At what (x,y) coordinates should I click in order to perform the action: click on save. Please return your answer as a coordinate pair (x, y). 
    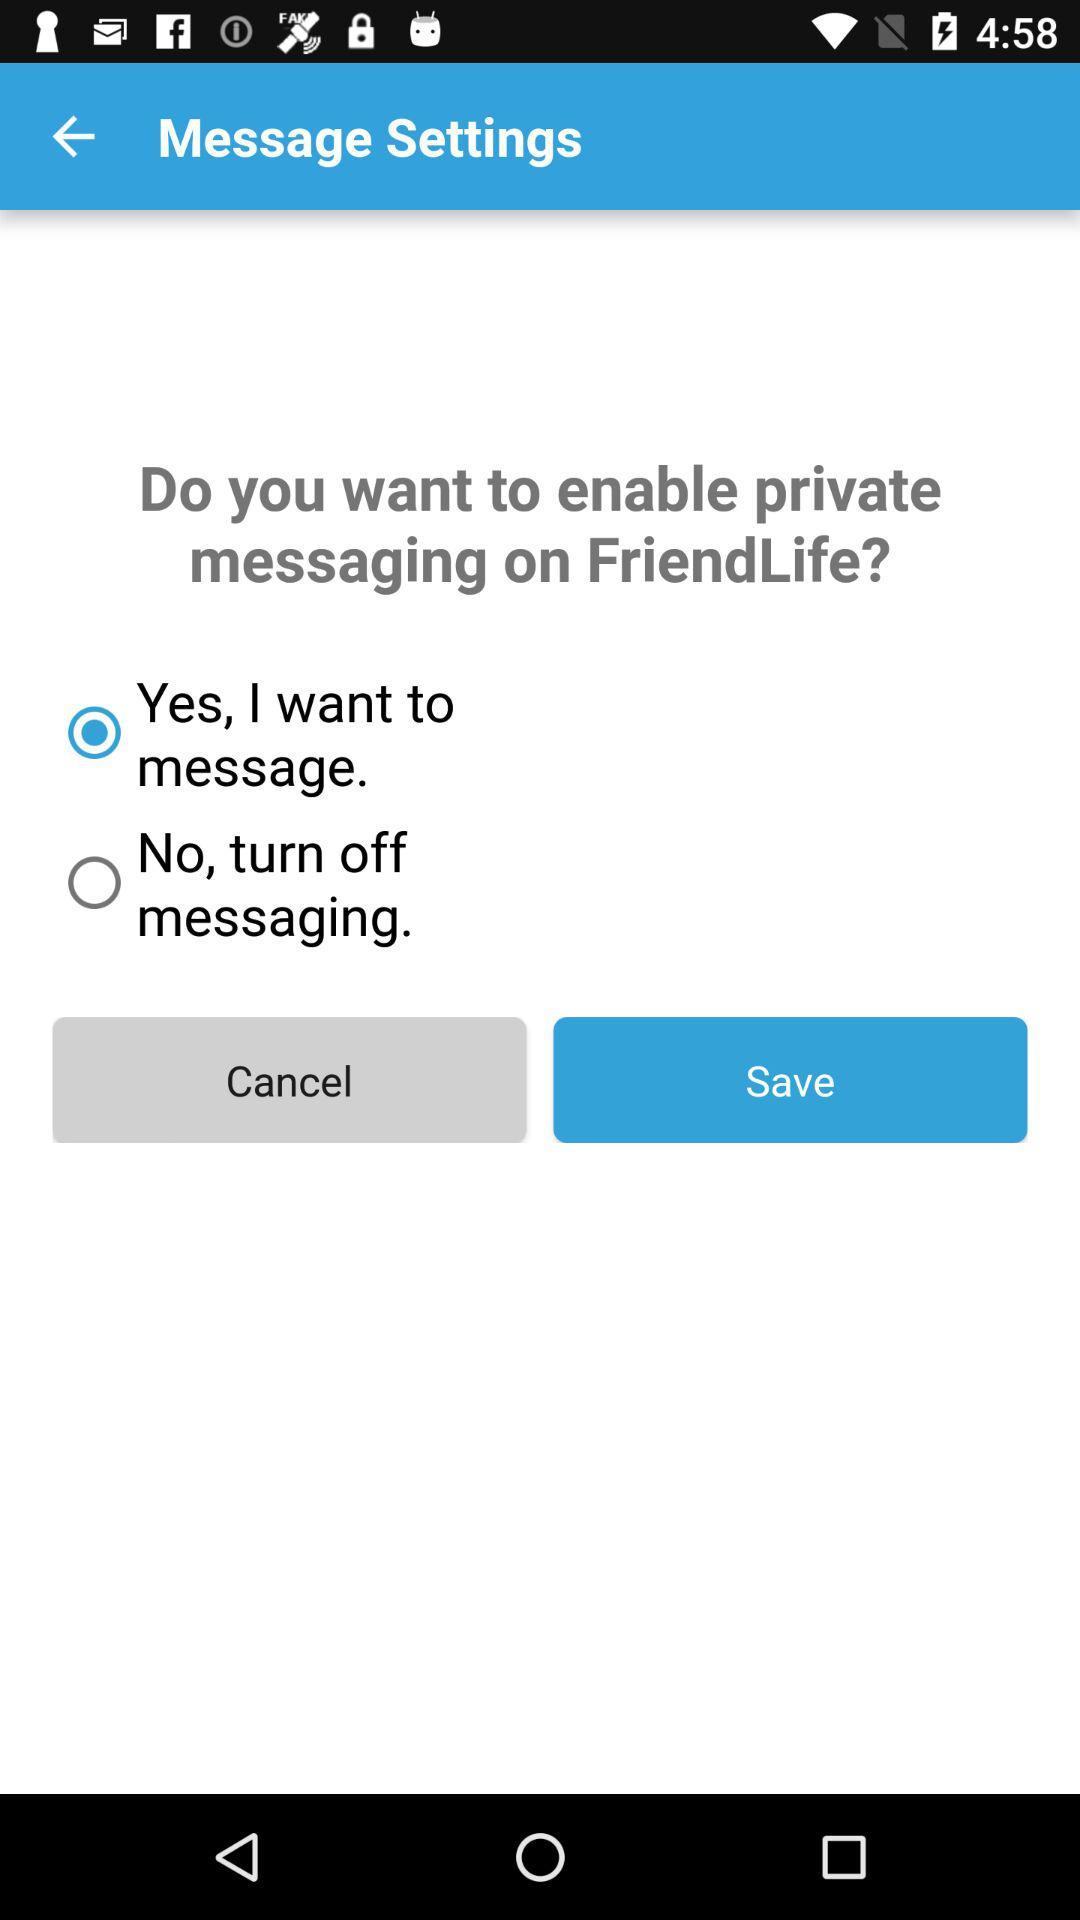
    Looking at the image, I should click on (789, 1079).